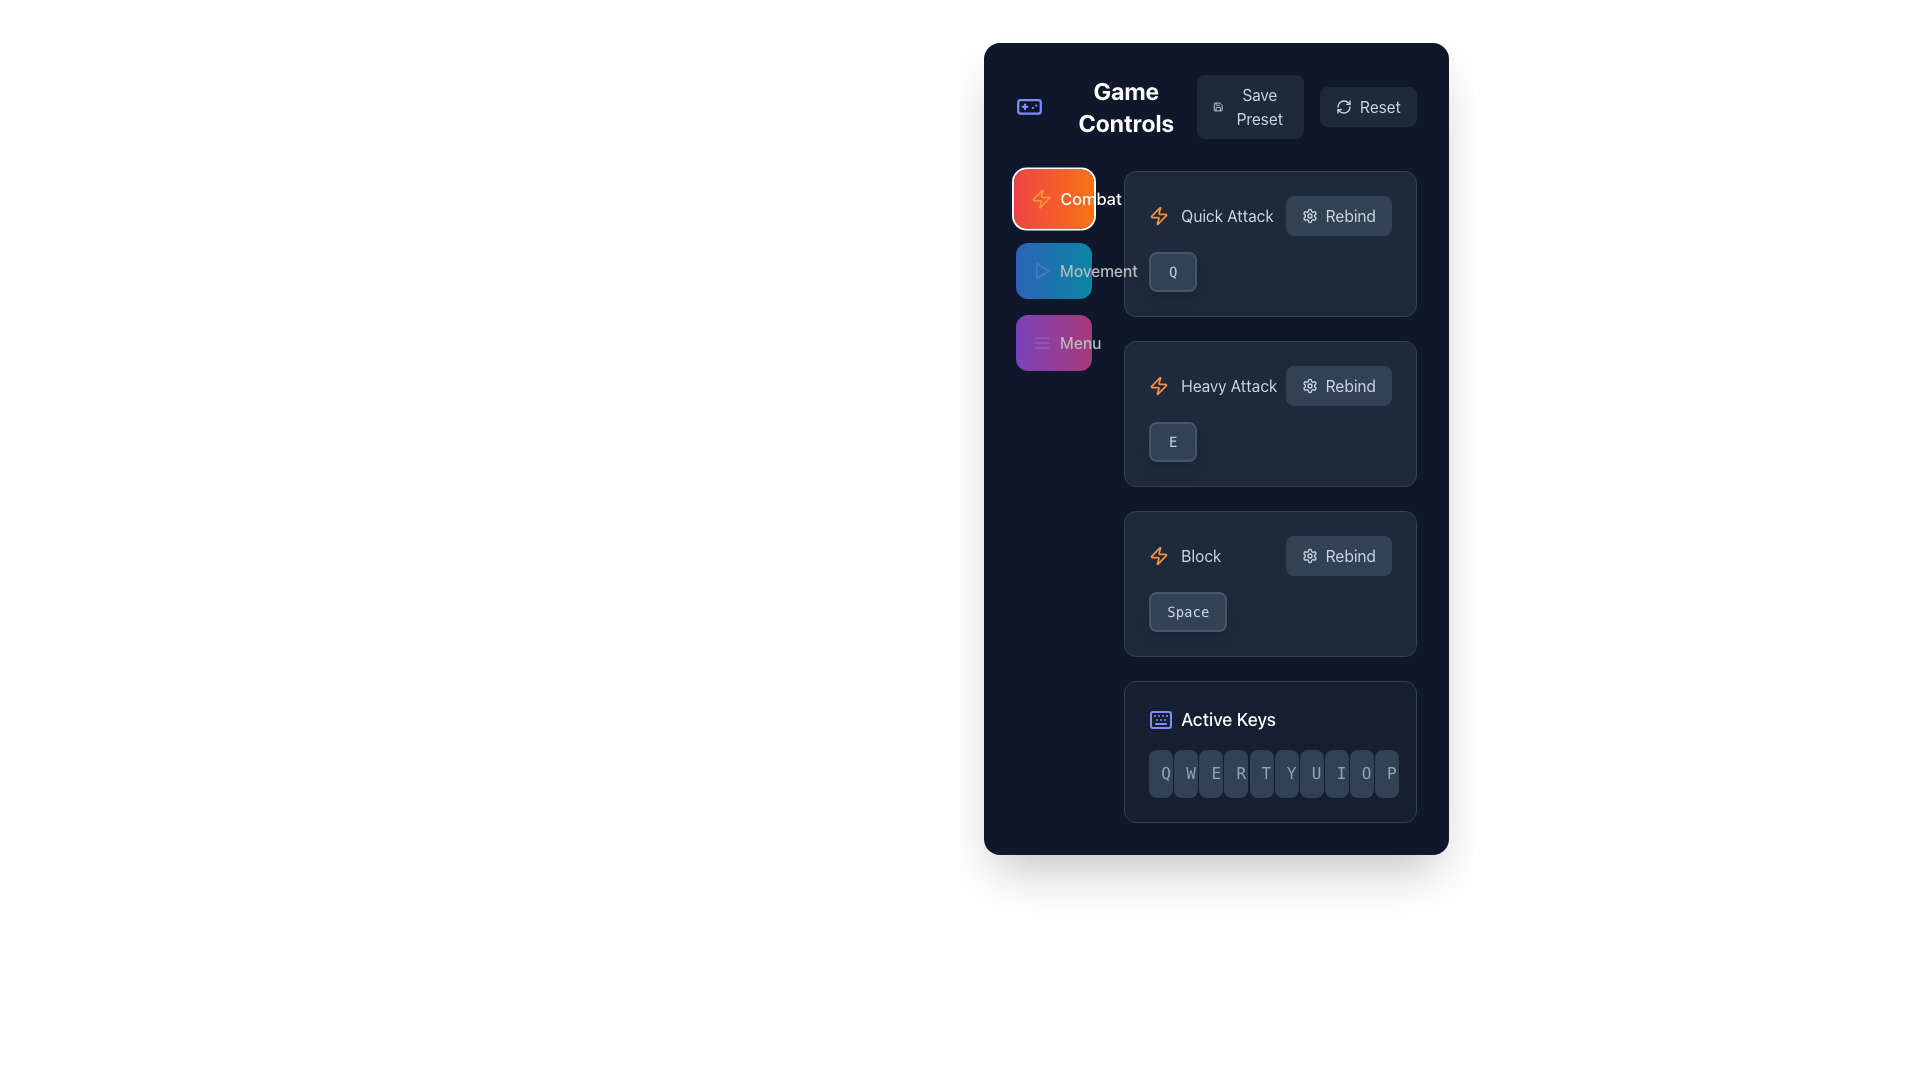 This screenshot has height=1080, width=1920. I want to click on the 'Save Preset' button, so click(1249, 107).